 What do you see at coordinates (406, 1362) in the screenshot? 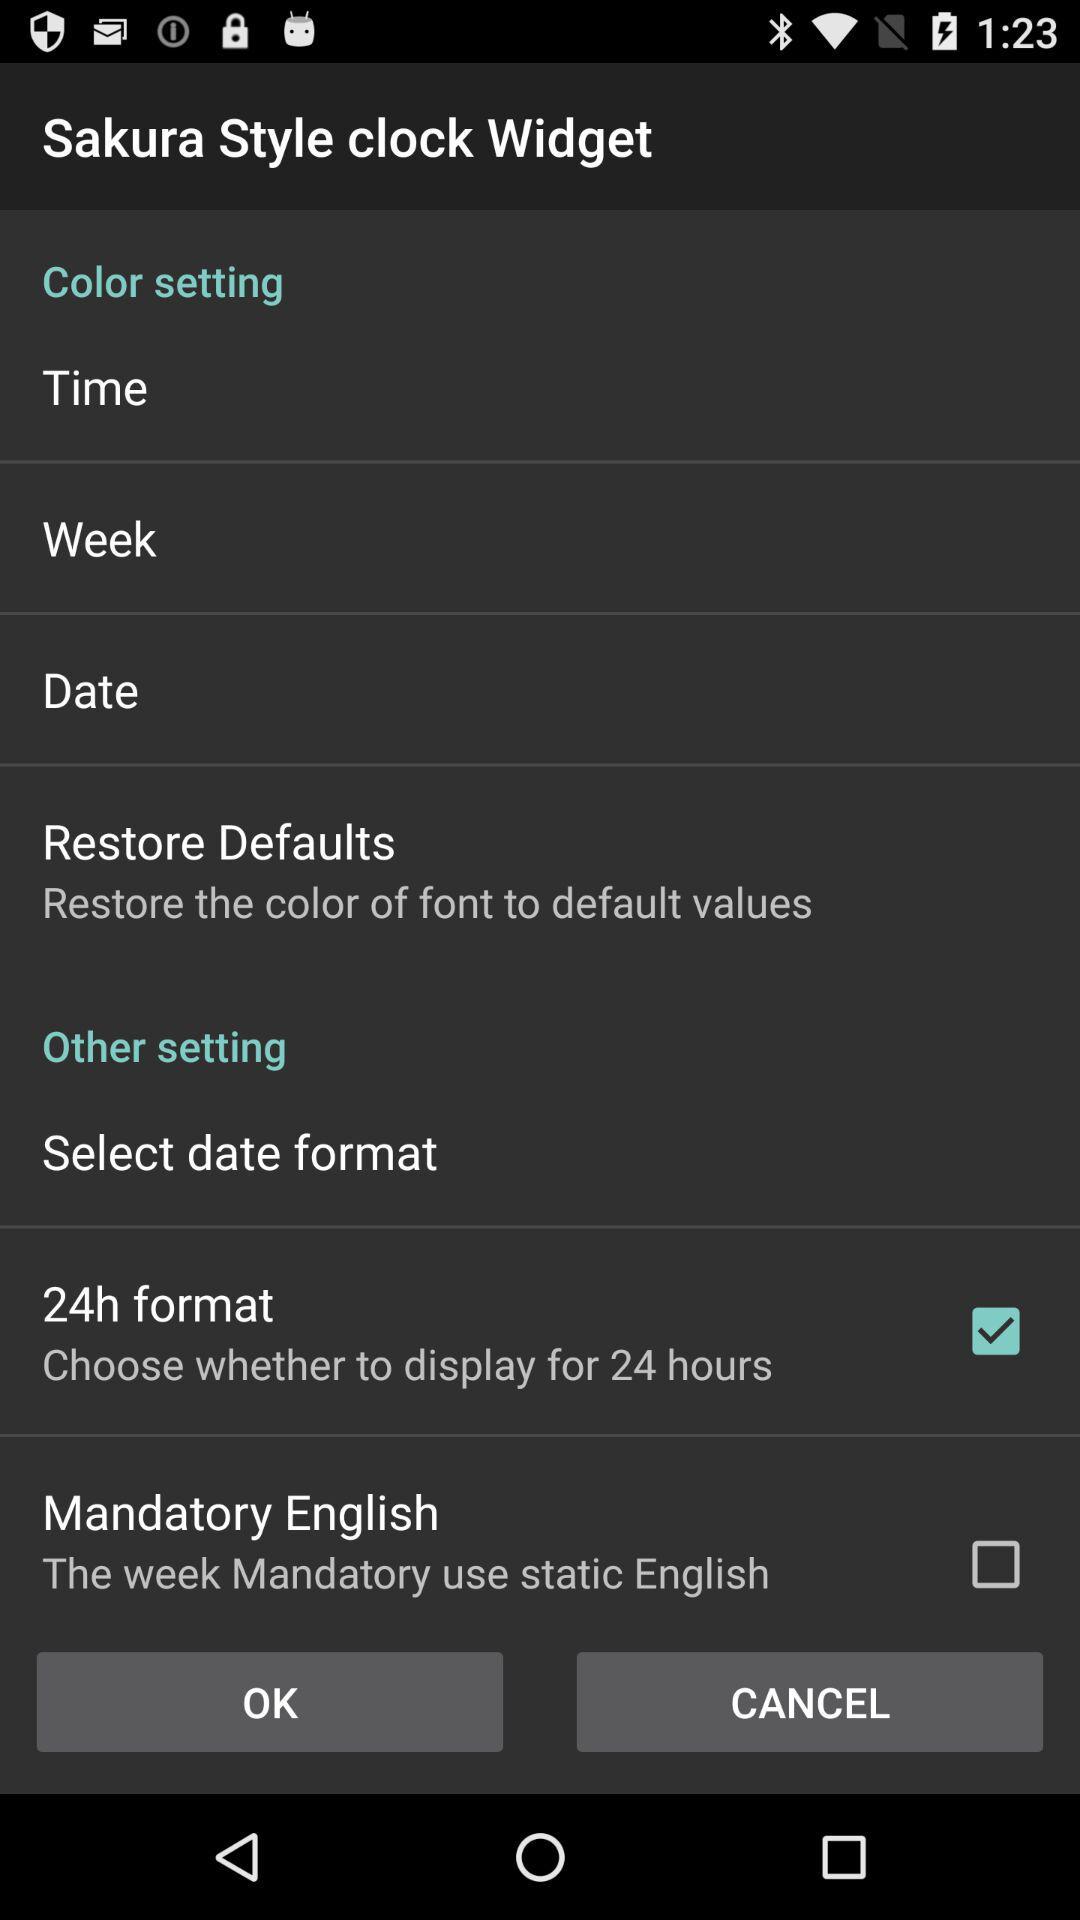
I see `choose whether to icon` at bounding box center [406, 1362].